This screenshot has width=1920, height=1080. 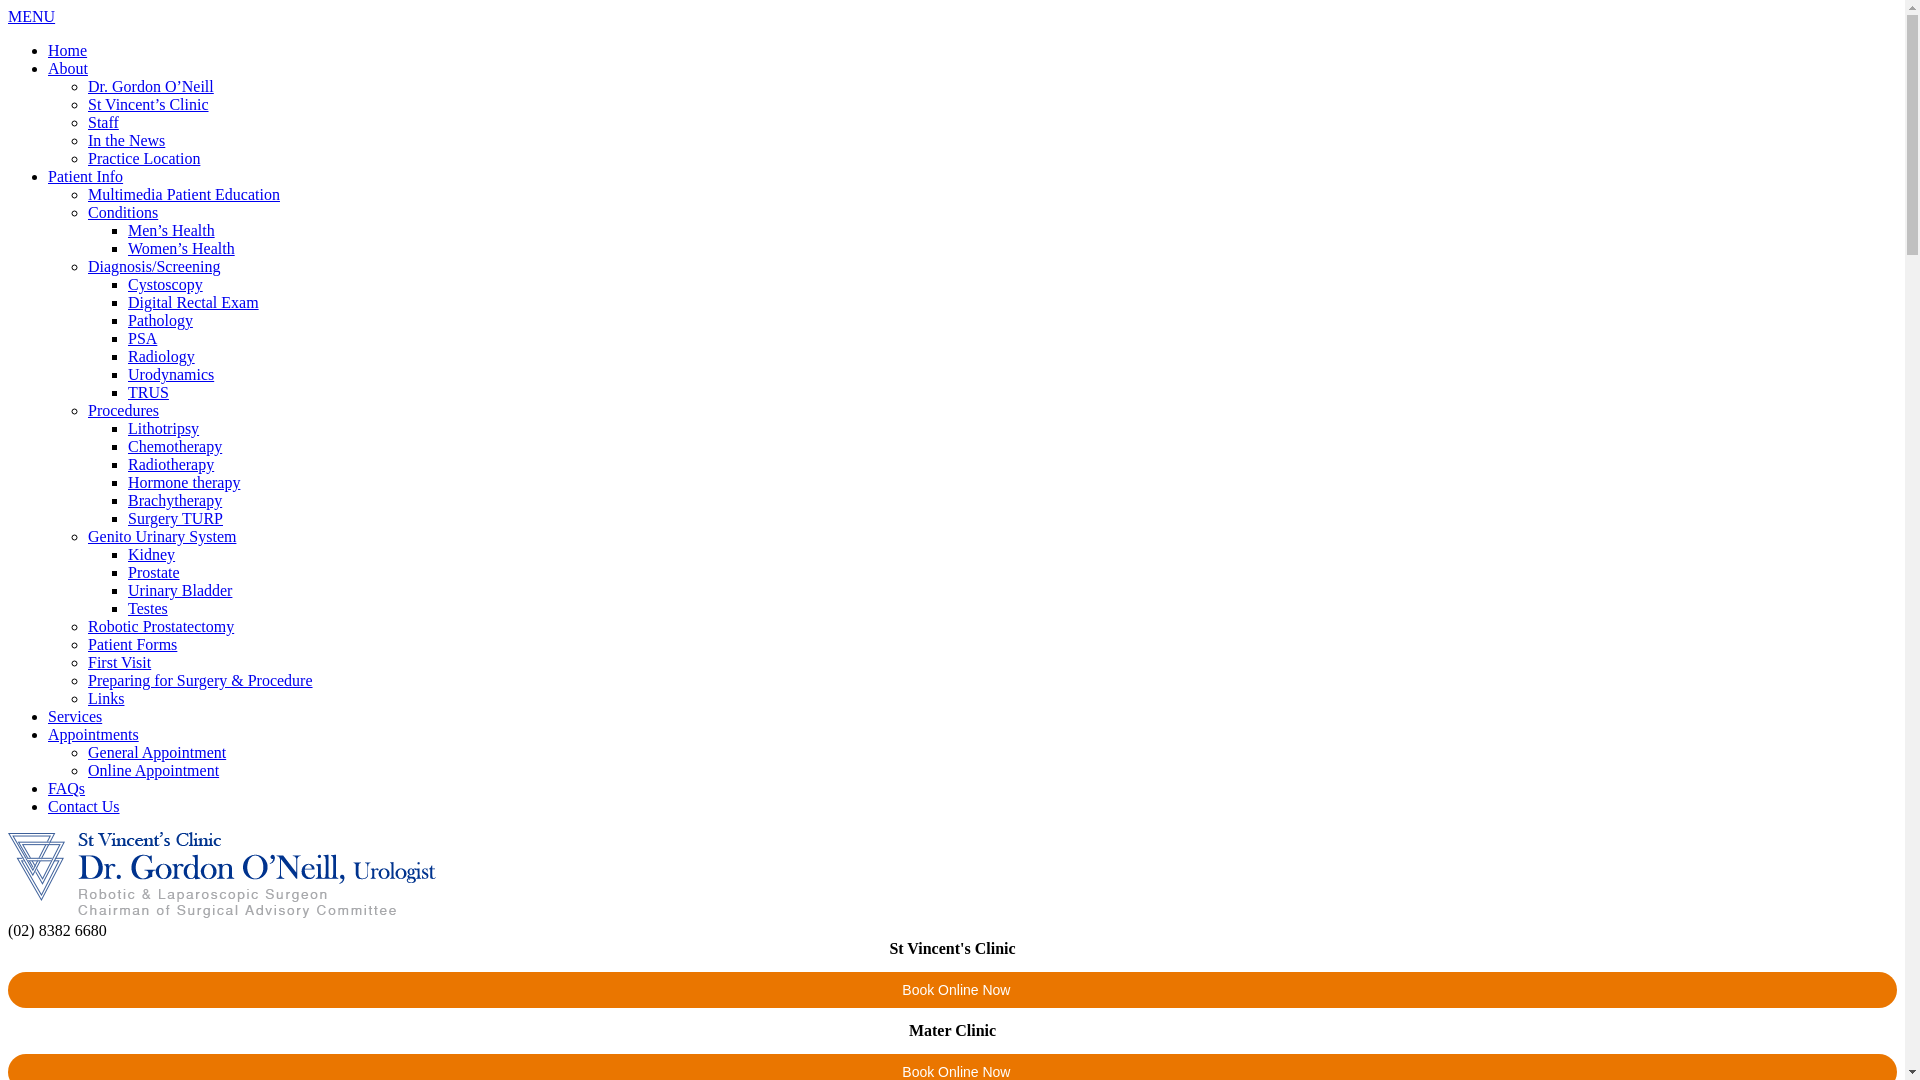 I want to click on 'Urodynamics', so click(x=171, y=374).